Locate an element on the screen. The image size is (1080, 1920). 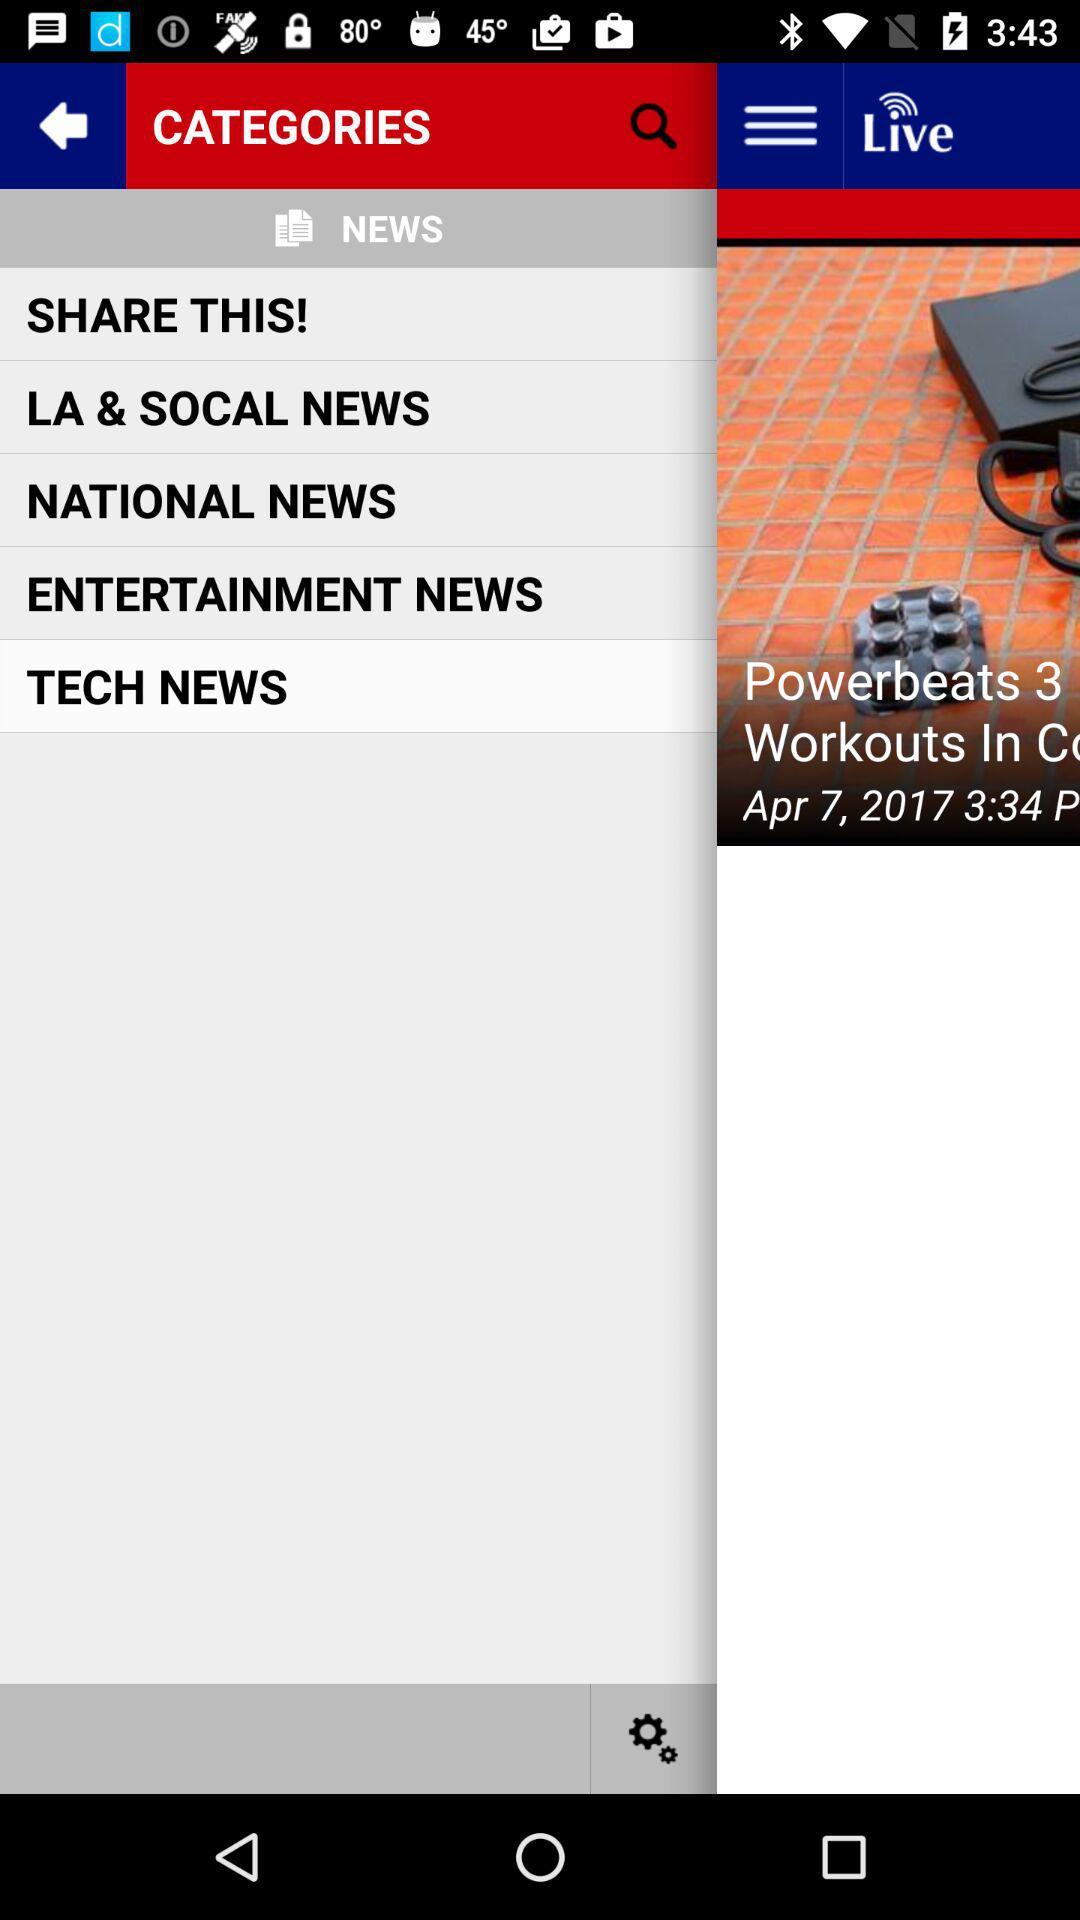
the search icon is located at coordinates (654, 124).